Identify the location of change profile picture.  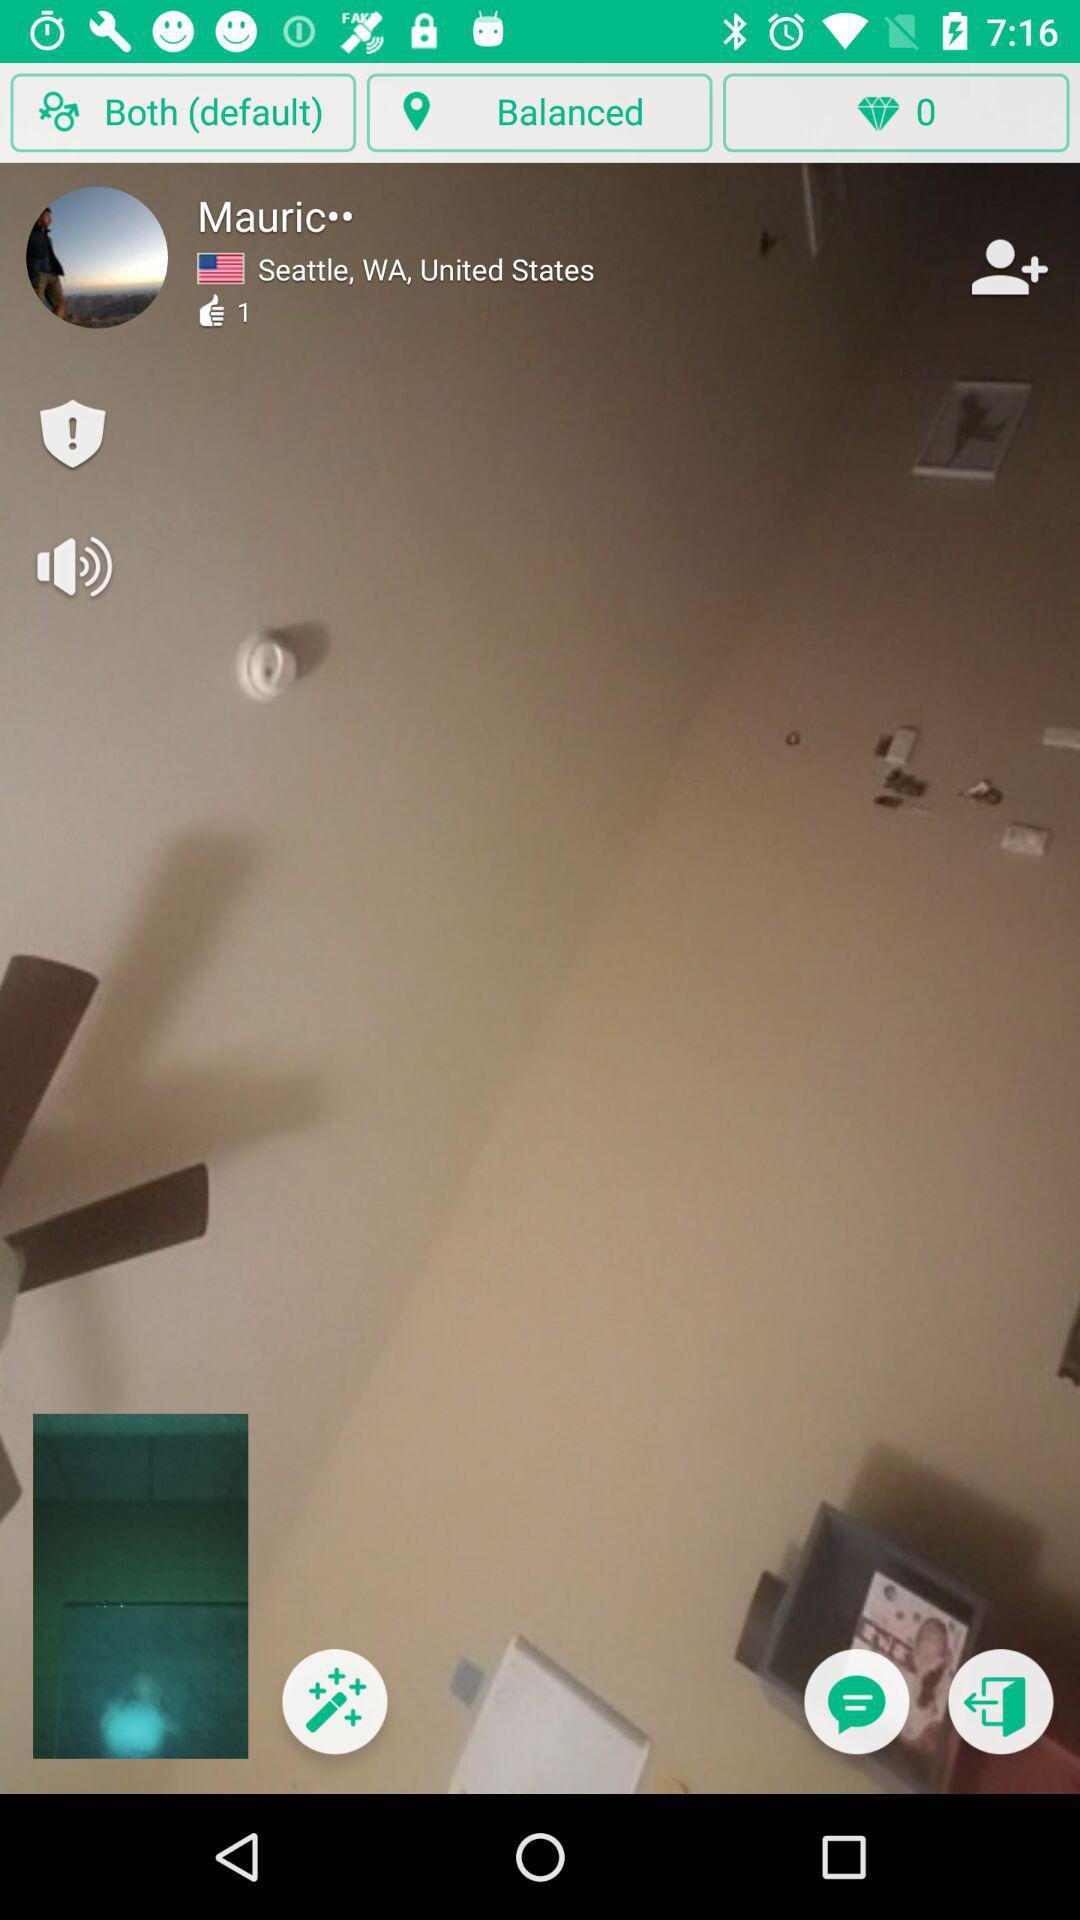
(97, 256).